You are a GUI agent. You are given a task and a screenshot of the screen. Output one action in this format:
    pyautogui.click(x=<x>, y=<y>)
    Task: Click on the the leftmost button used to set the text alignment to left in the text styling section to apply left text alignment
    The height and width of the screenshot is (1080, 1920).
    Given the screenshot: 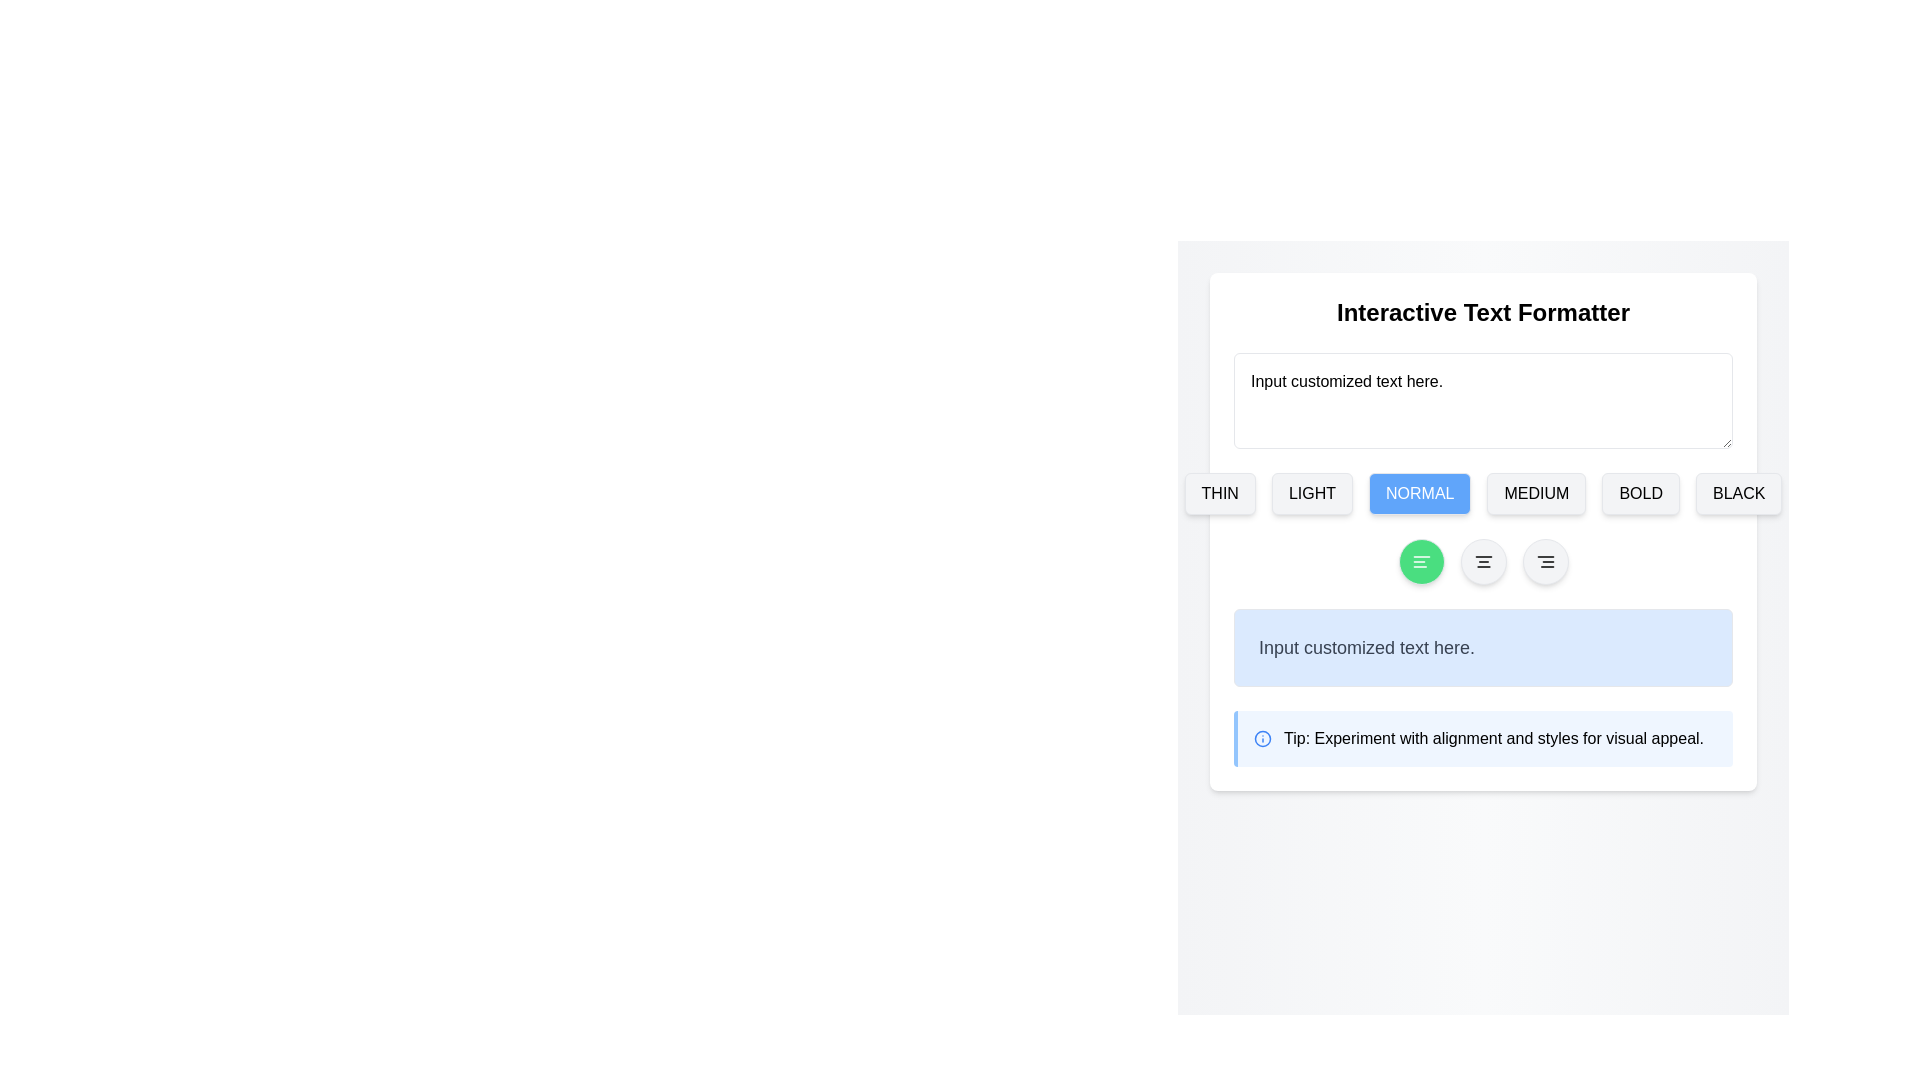 What is the action you would take?
    pyautogui.click(x=1420, y=562)
    